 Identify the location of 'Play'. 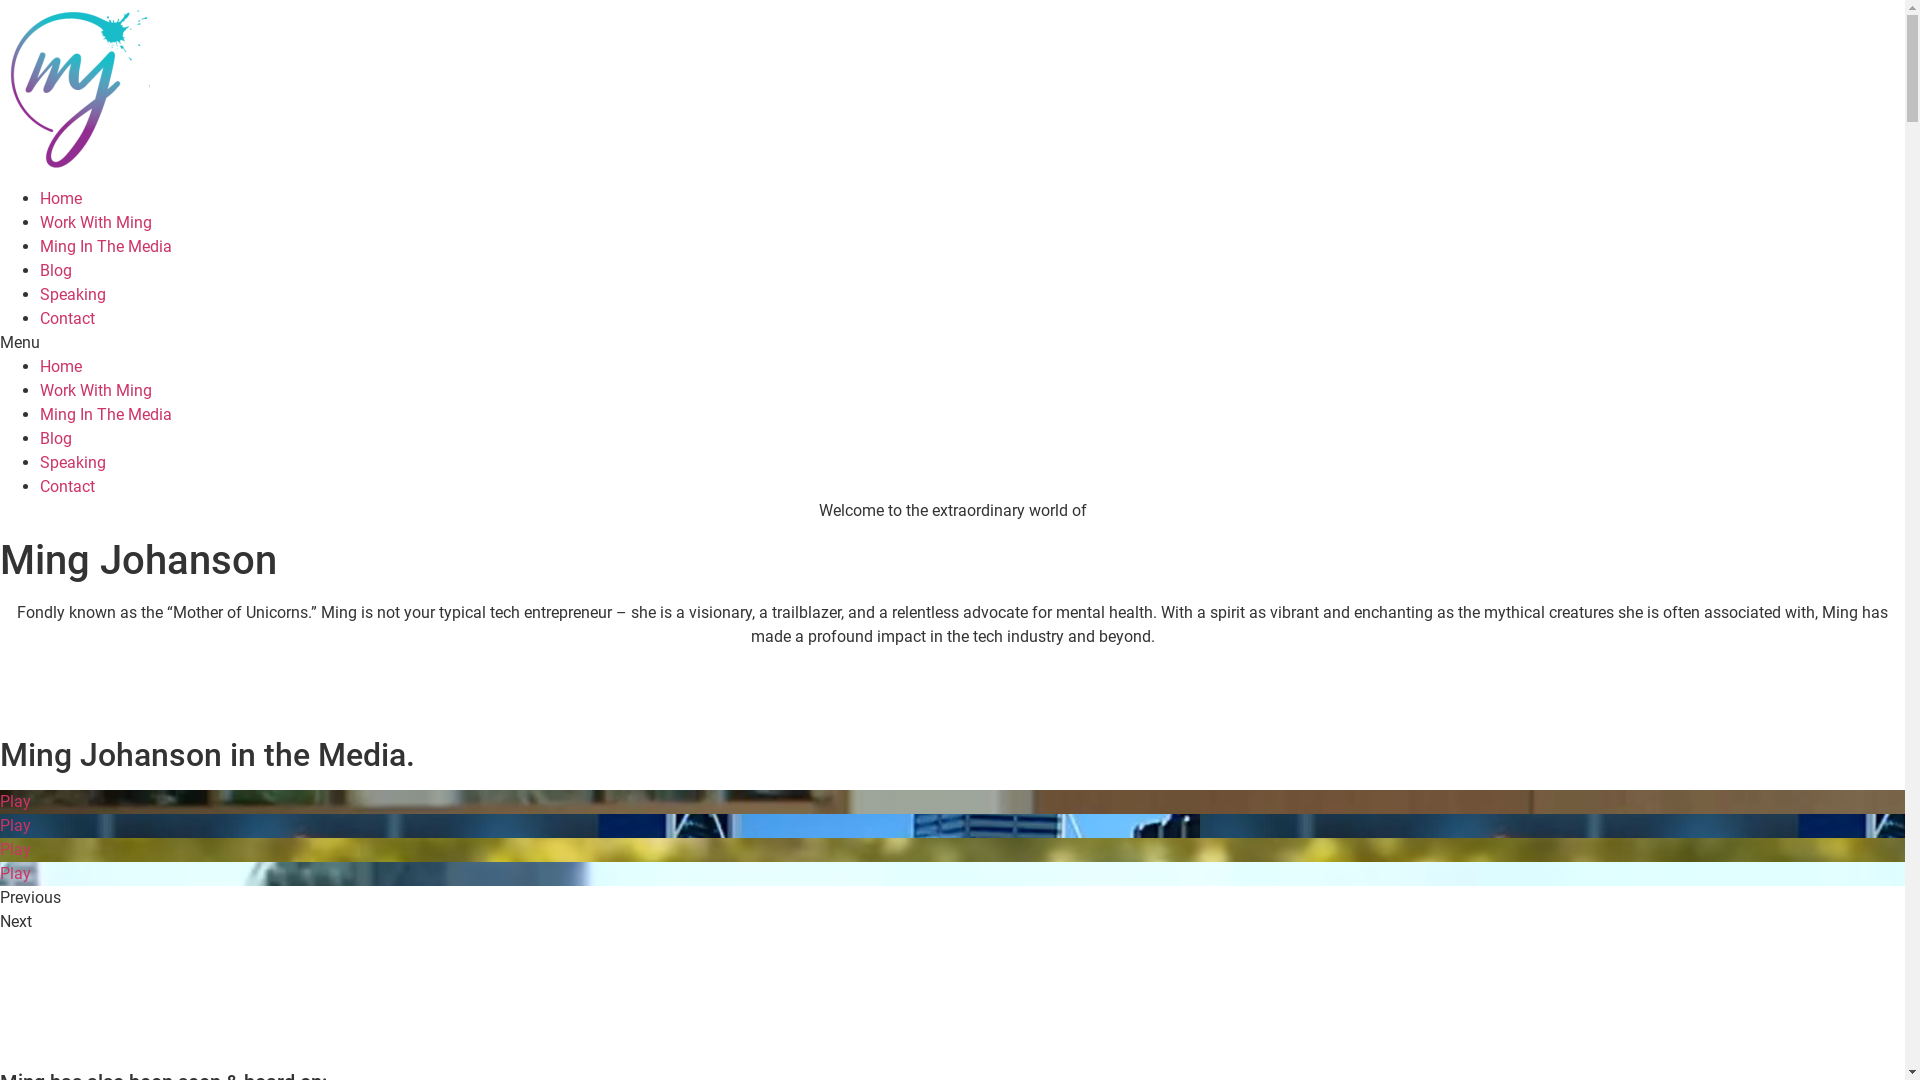
(0, 801).